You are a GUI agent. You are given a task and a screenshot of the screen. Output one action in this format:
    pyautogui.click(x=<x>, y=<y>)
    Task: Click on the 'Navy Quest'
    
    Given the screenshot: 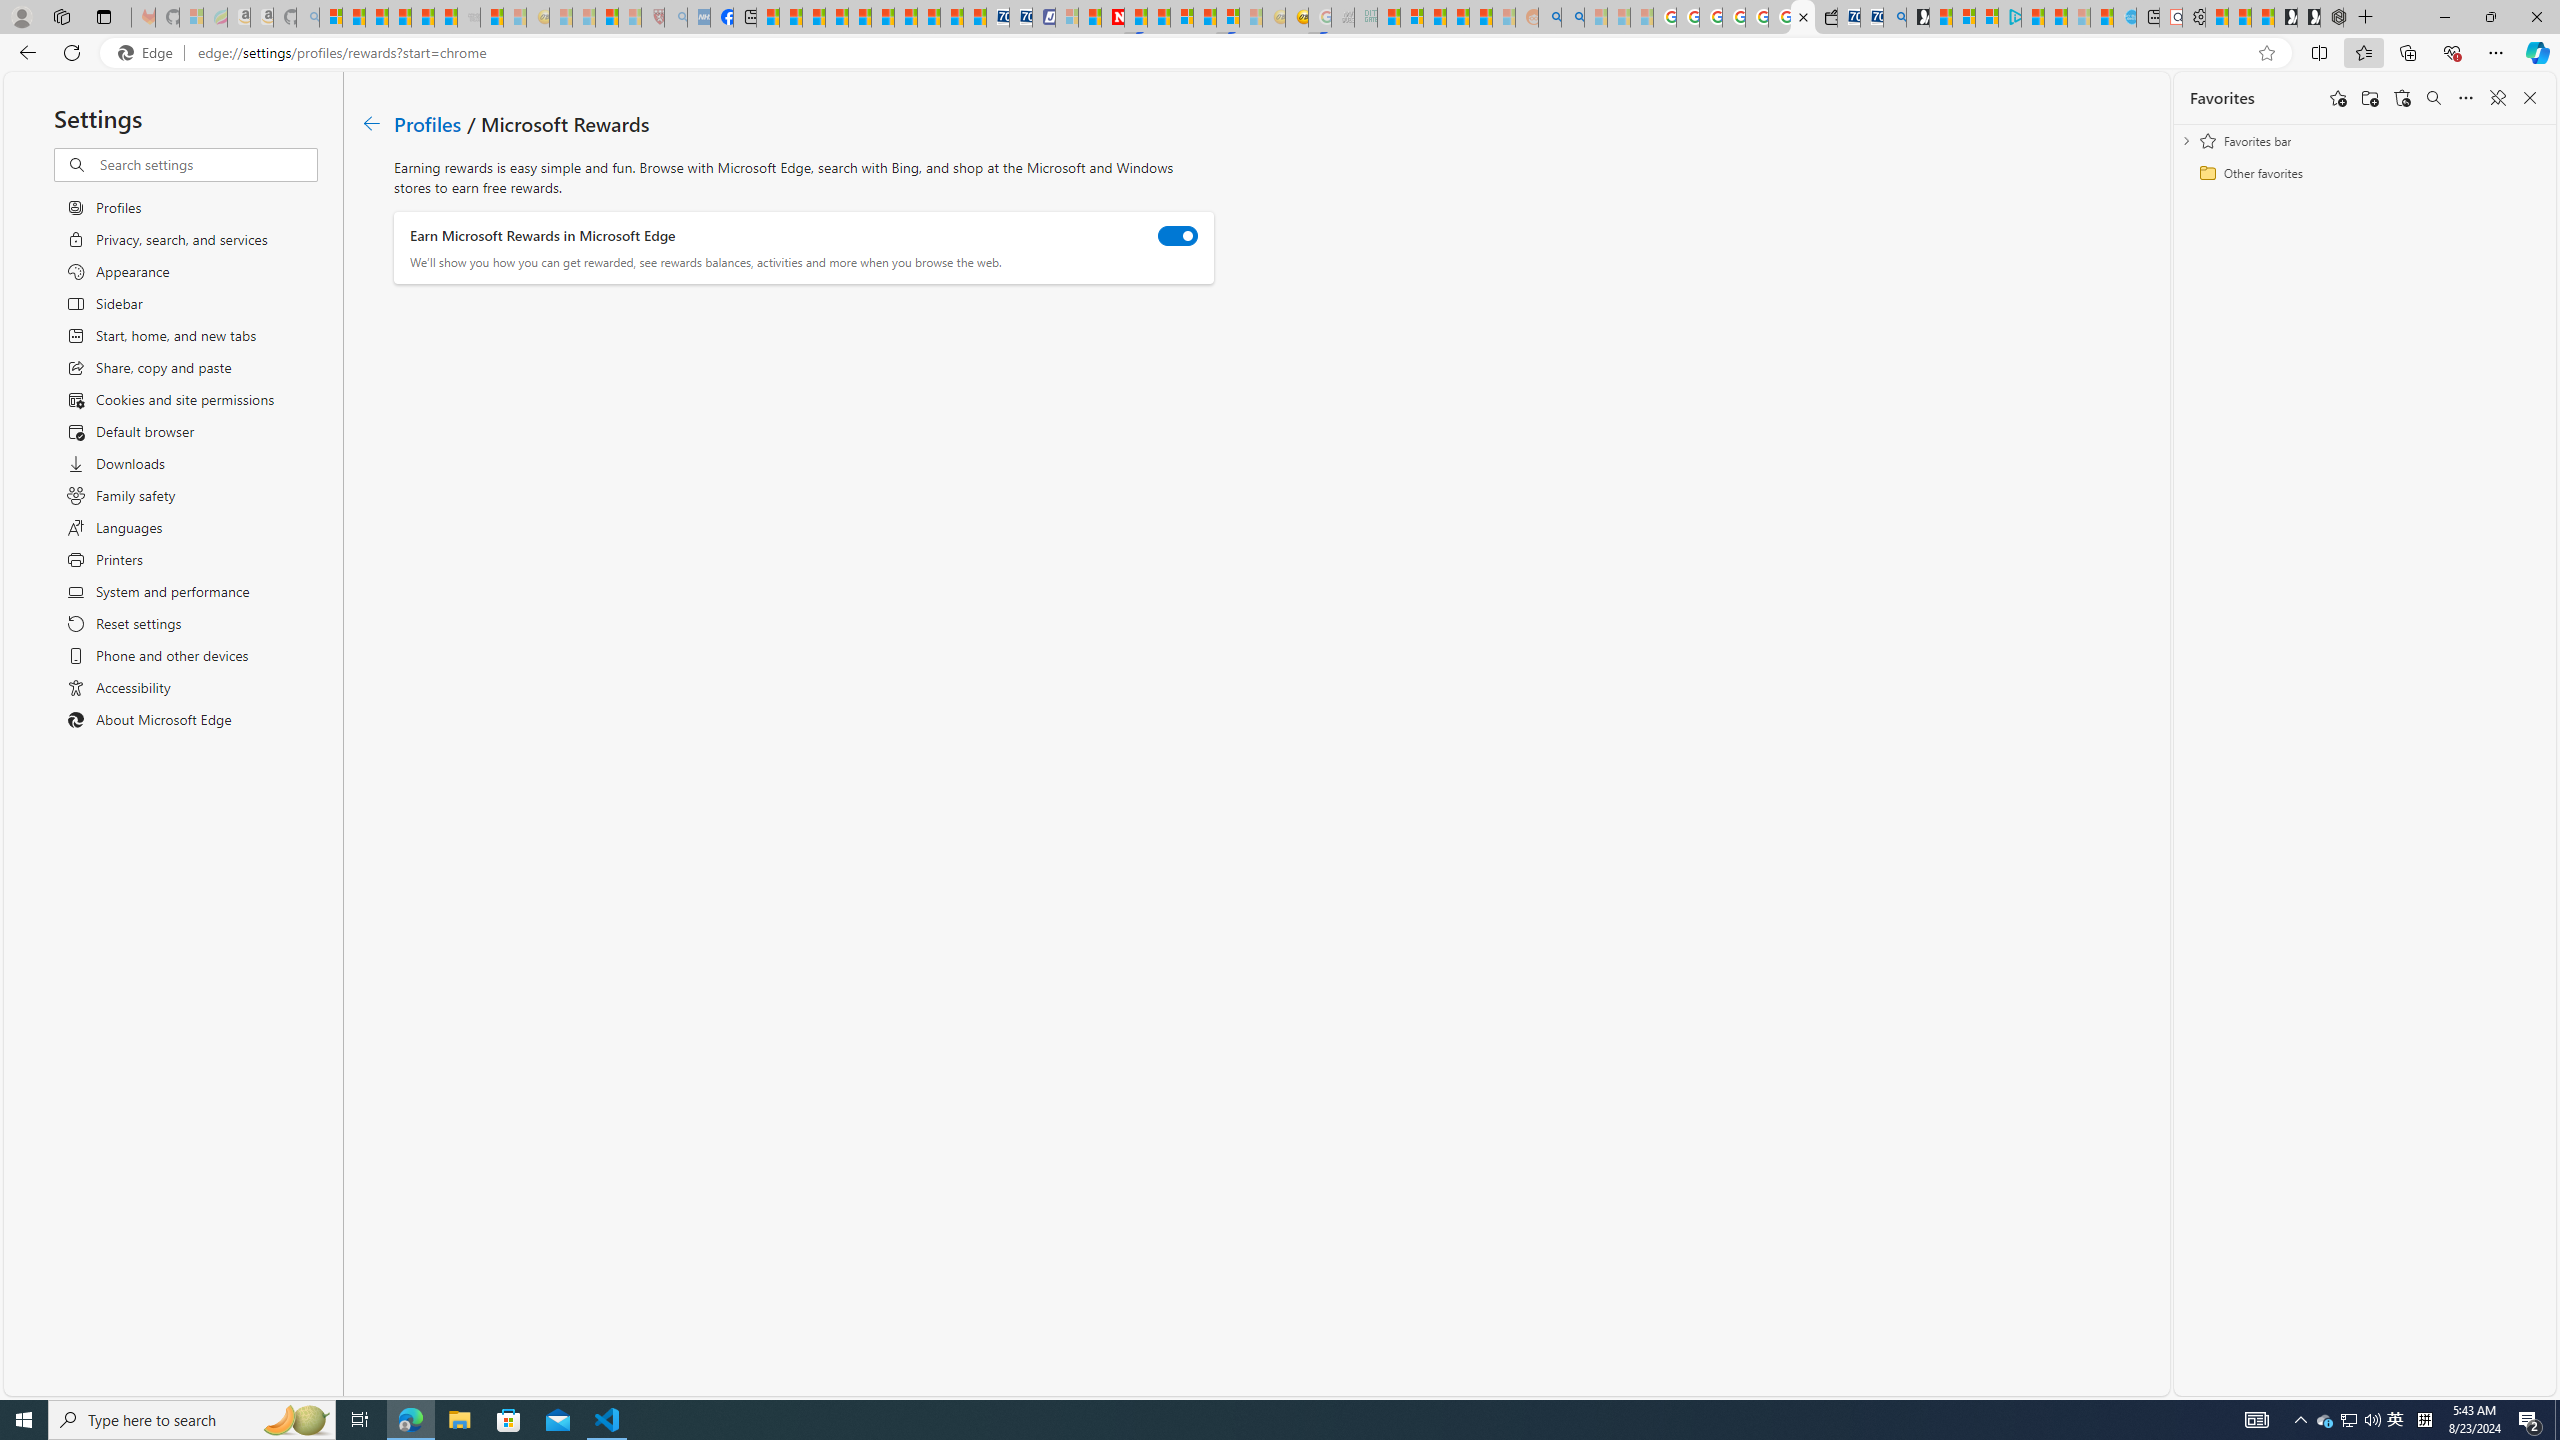 What is the action you would take?
    pyautogui.click(x=1341, y=16)
    